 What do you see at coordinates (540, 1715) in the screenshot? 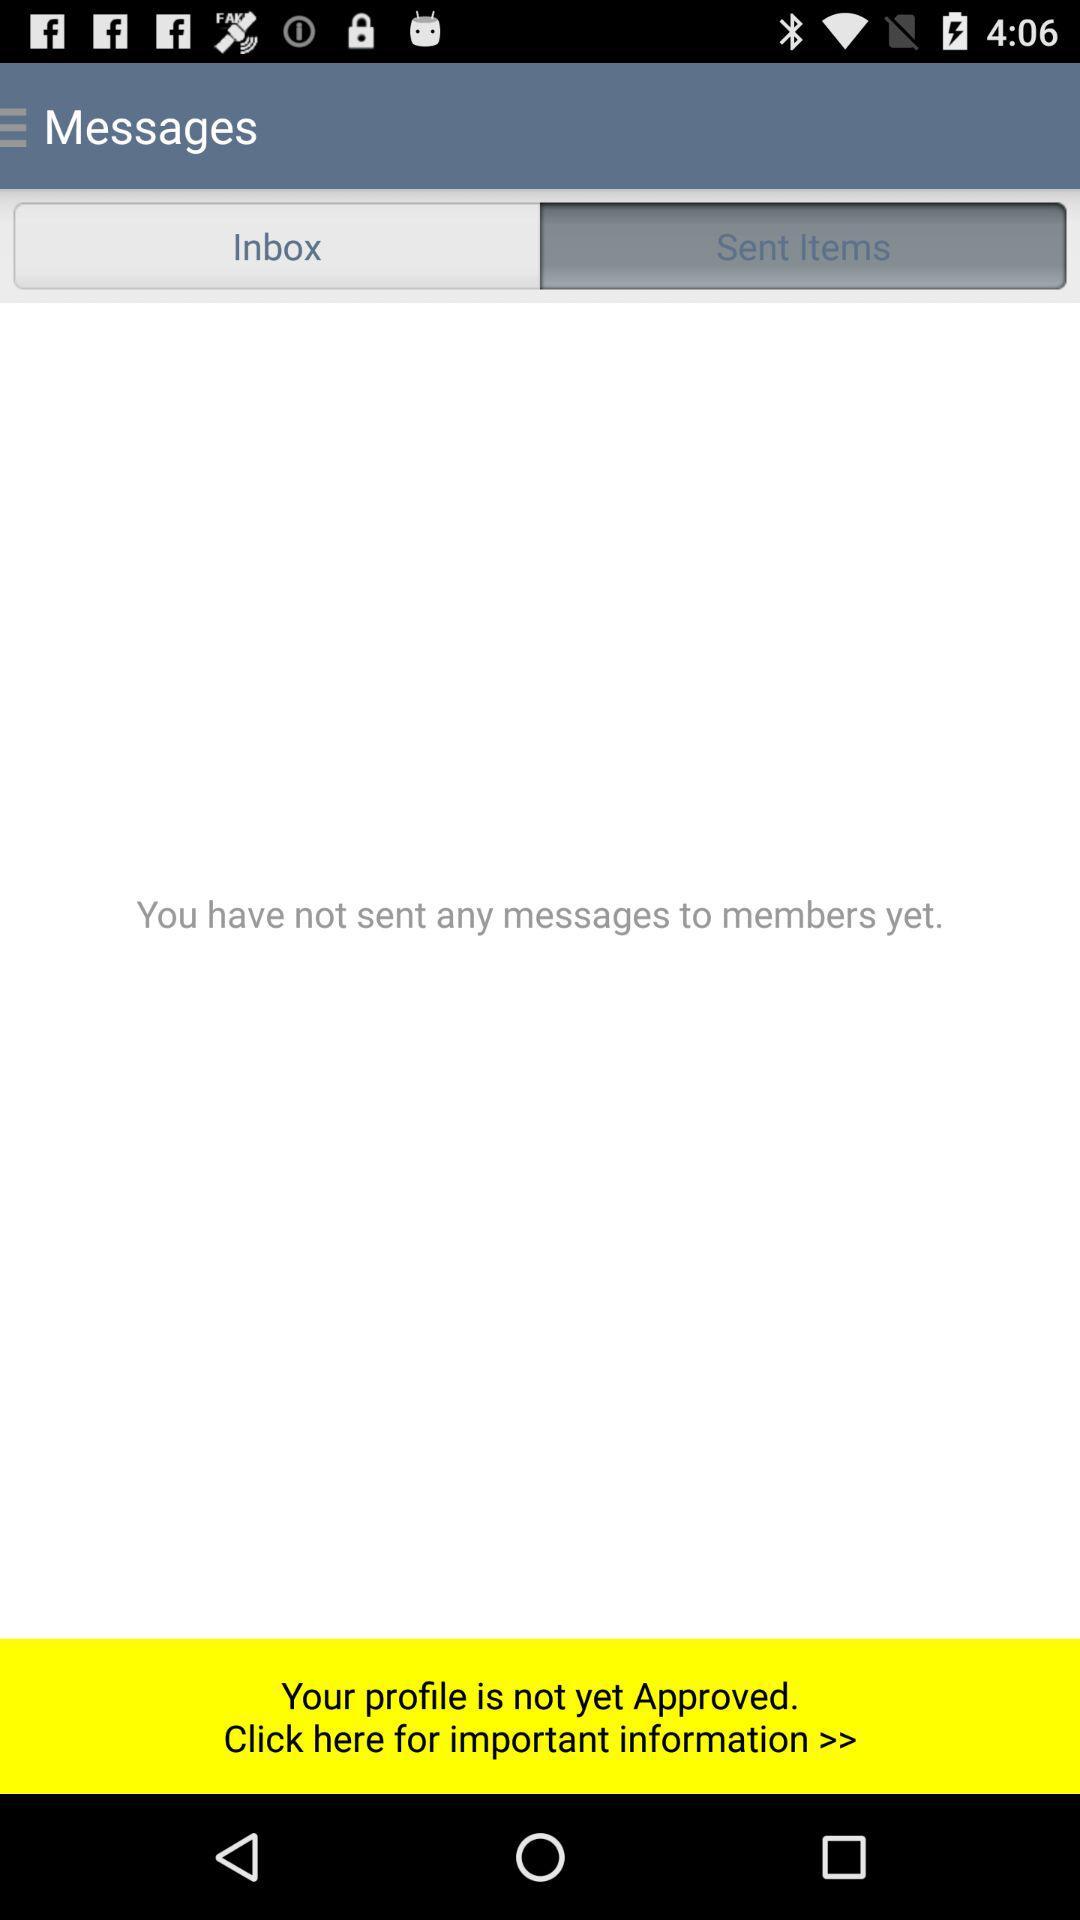
I see `the your profile is item` at bounding box center [540, 1715].